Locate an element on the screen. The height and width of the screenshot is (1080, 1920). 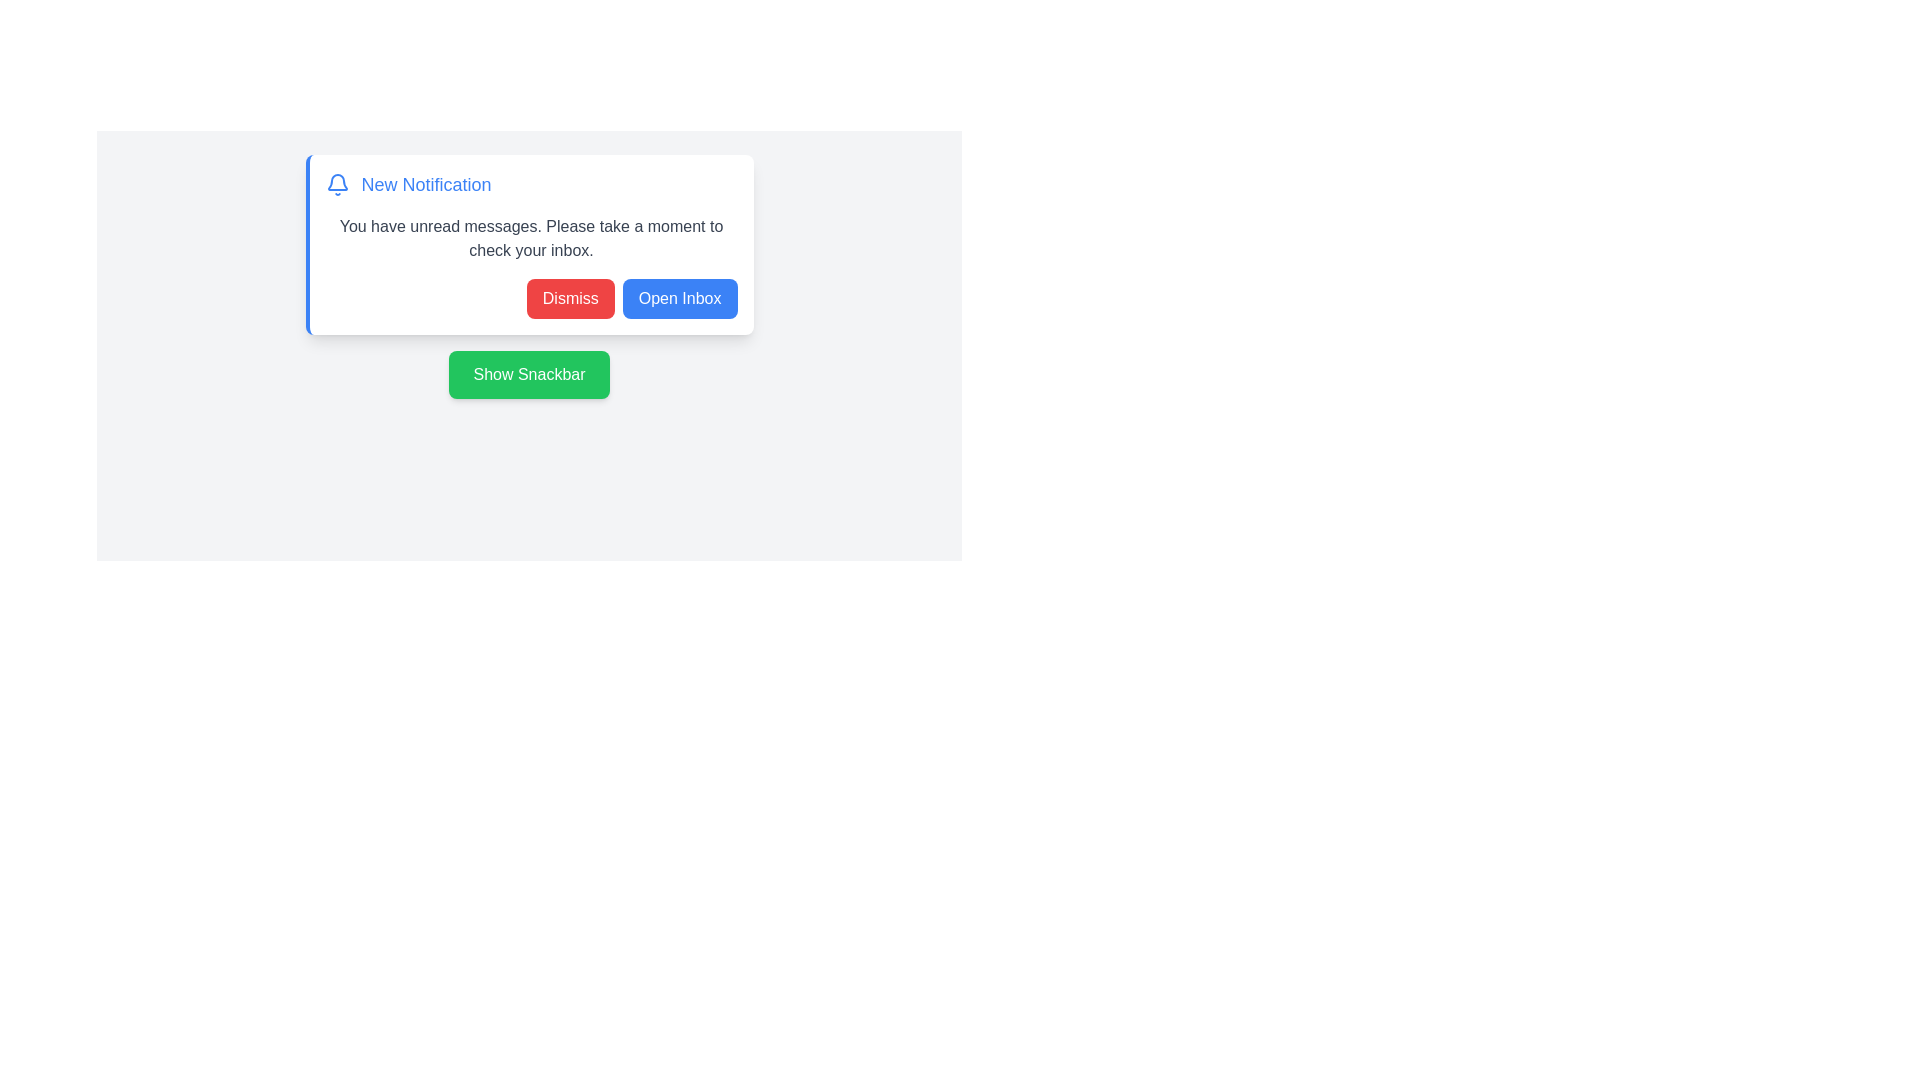
'Dismiss' button to close the snackbar is located at coordinates (569, 299).